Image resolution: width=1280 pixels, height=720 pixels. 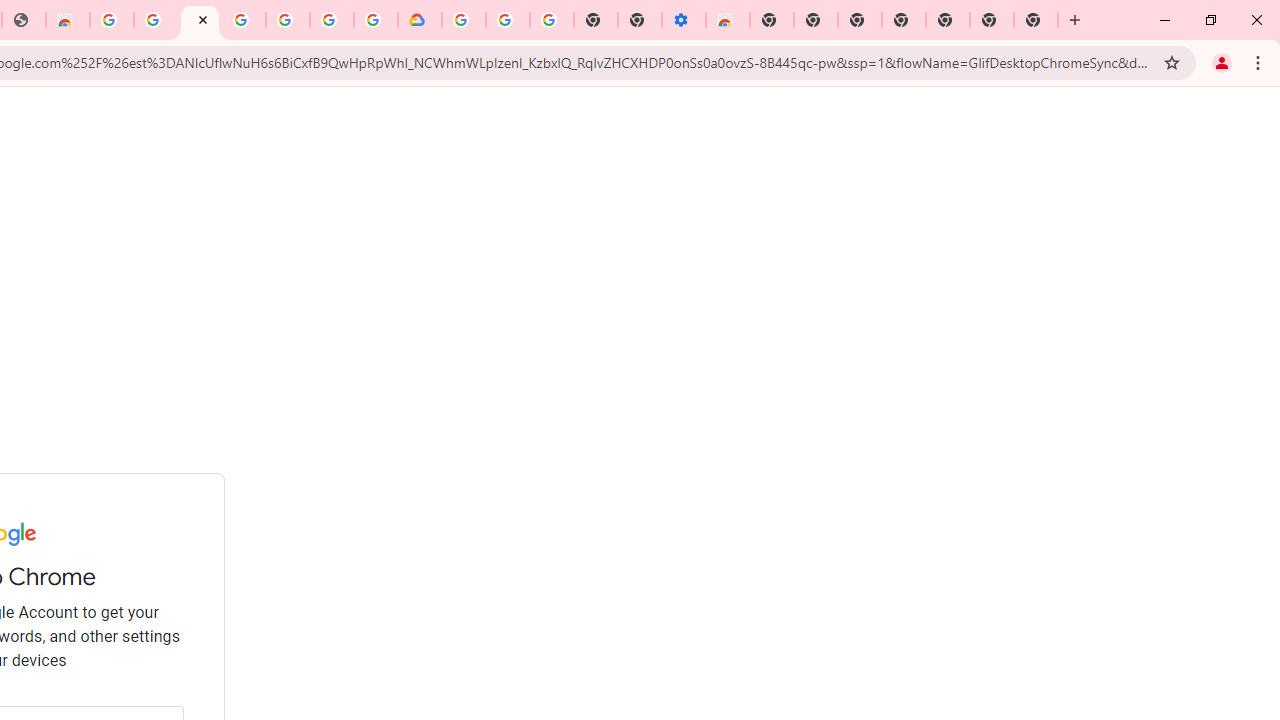 What do you see at coordinates (551, 20) in the screenshot?
I see `'Turn cookies on or off - Computer - Google Account Help'` at bounding box center [551, 20].